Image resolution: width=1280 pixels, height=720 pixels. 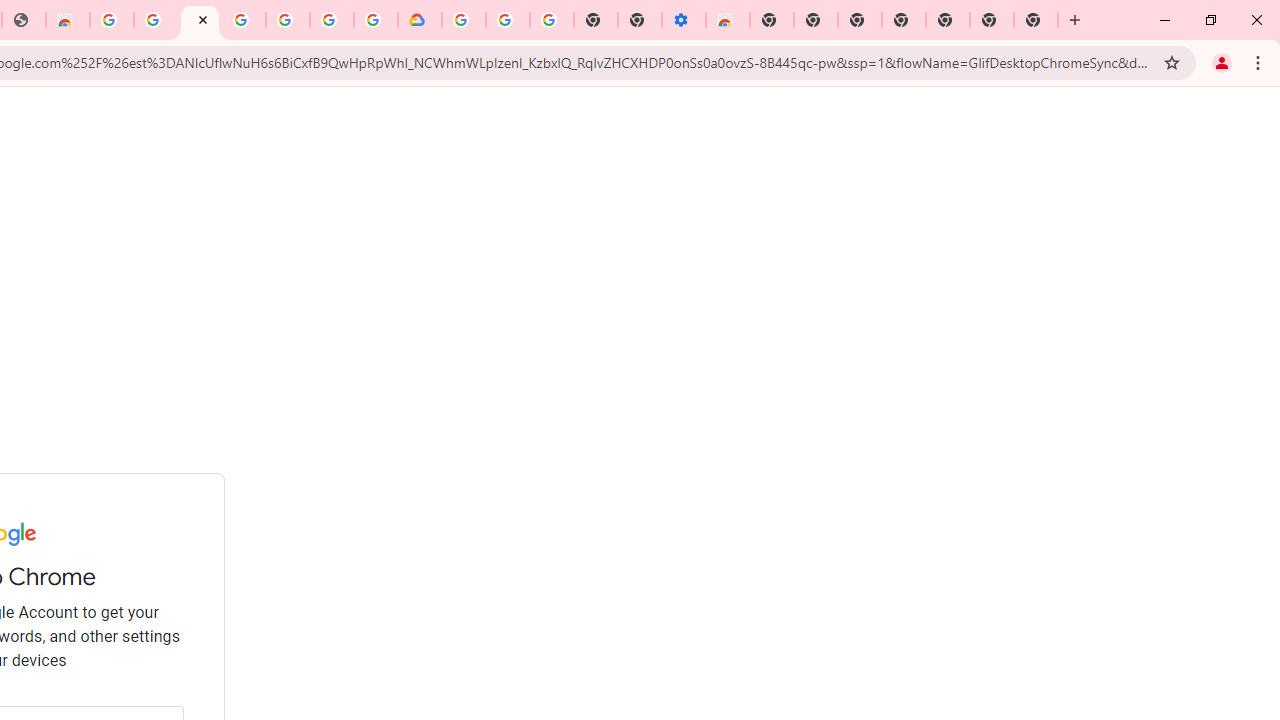 What do you see at coordinates (551, 20) in the screenshot?
I see `'Turn cookies on or off - Computer - Google Account Help'` at bounding box center [551, 20].